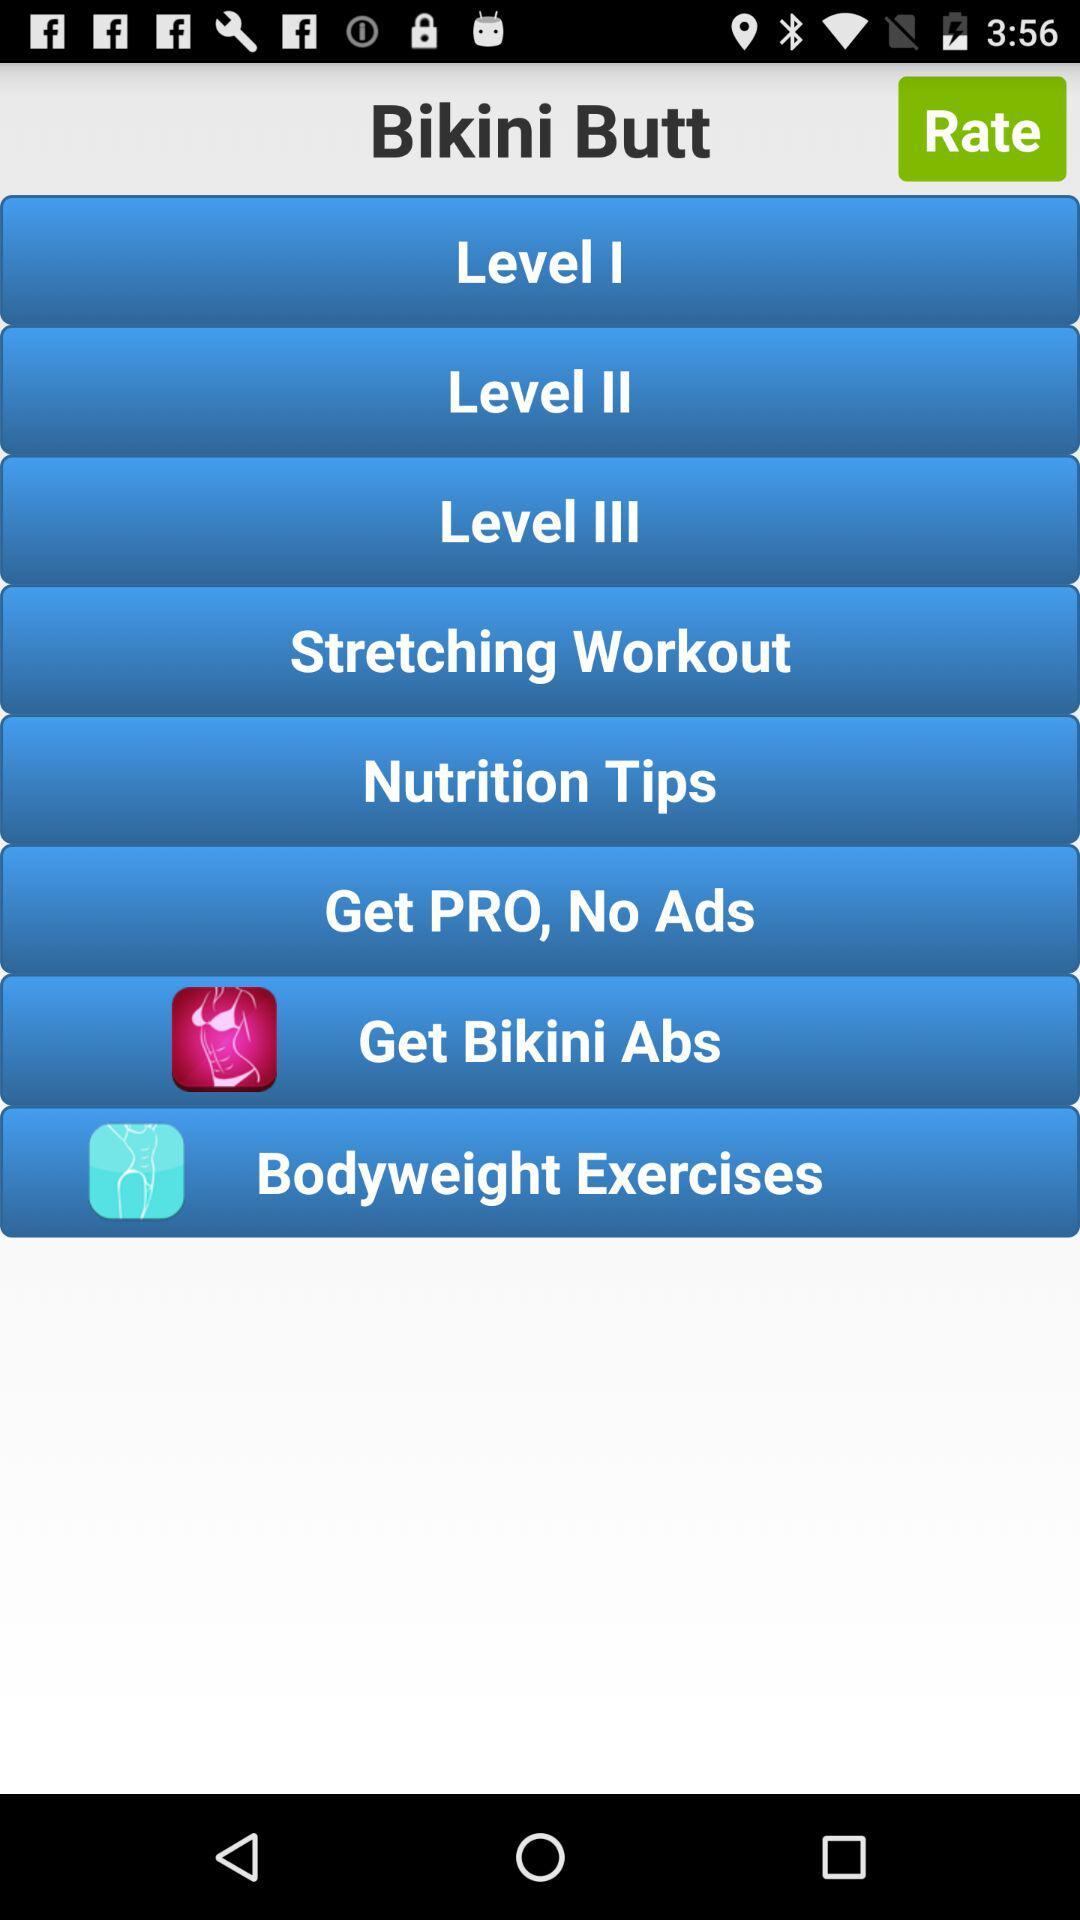 The image size is (1080, 1920). Describe the element at coordinates (540, 777) in the screenshot. I see `button above get pro no` at that location.